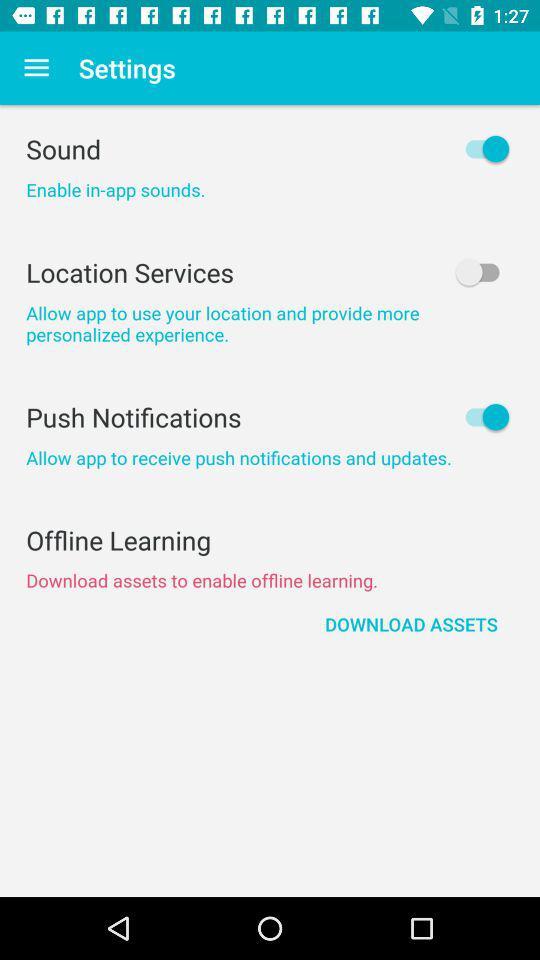  I want to click on location services icon, so click(270, 271).